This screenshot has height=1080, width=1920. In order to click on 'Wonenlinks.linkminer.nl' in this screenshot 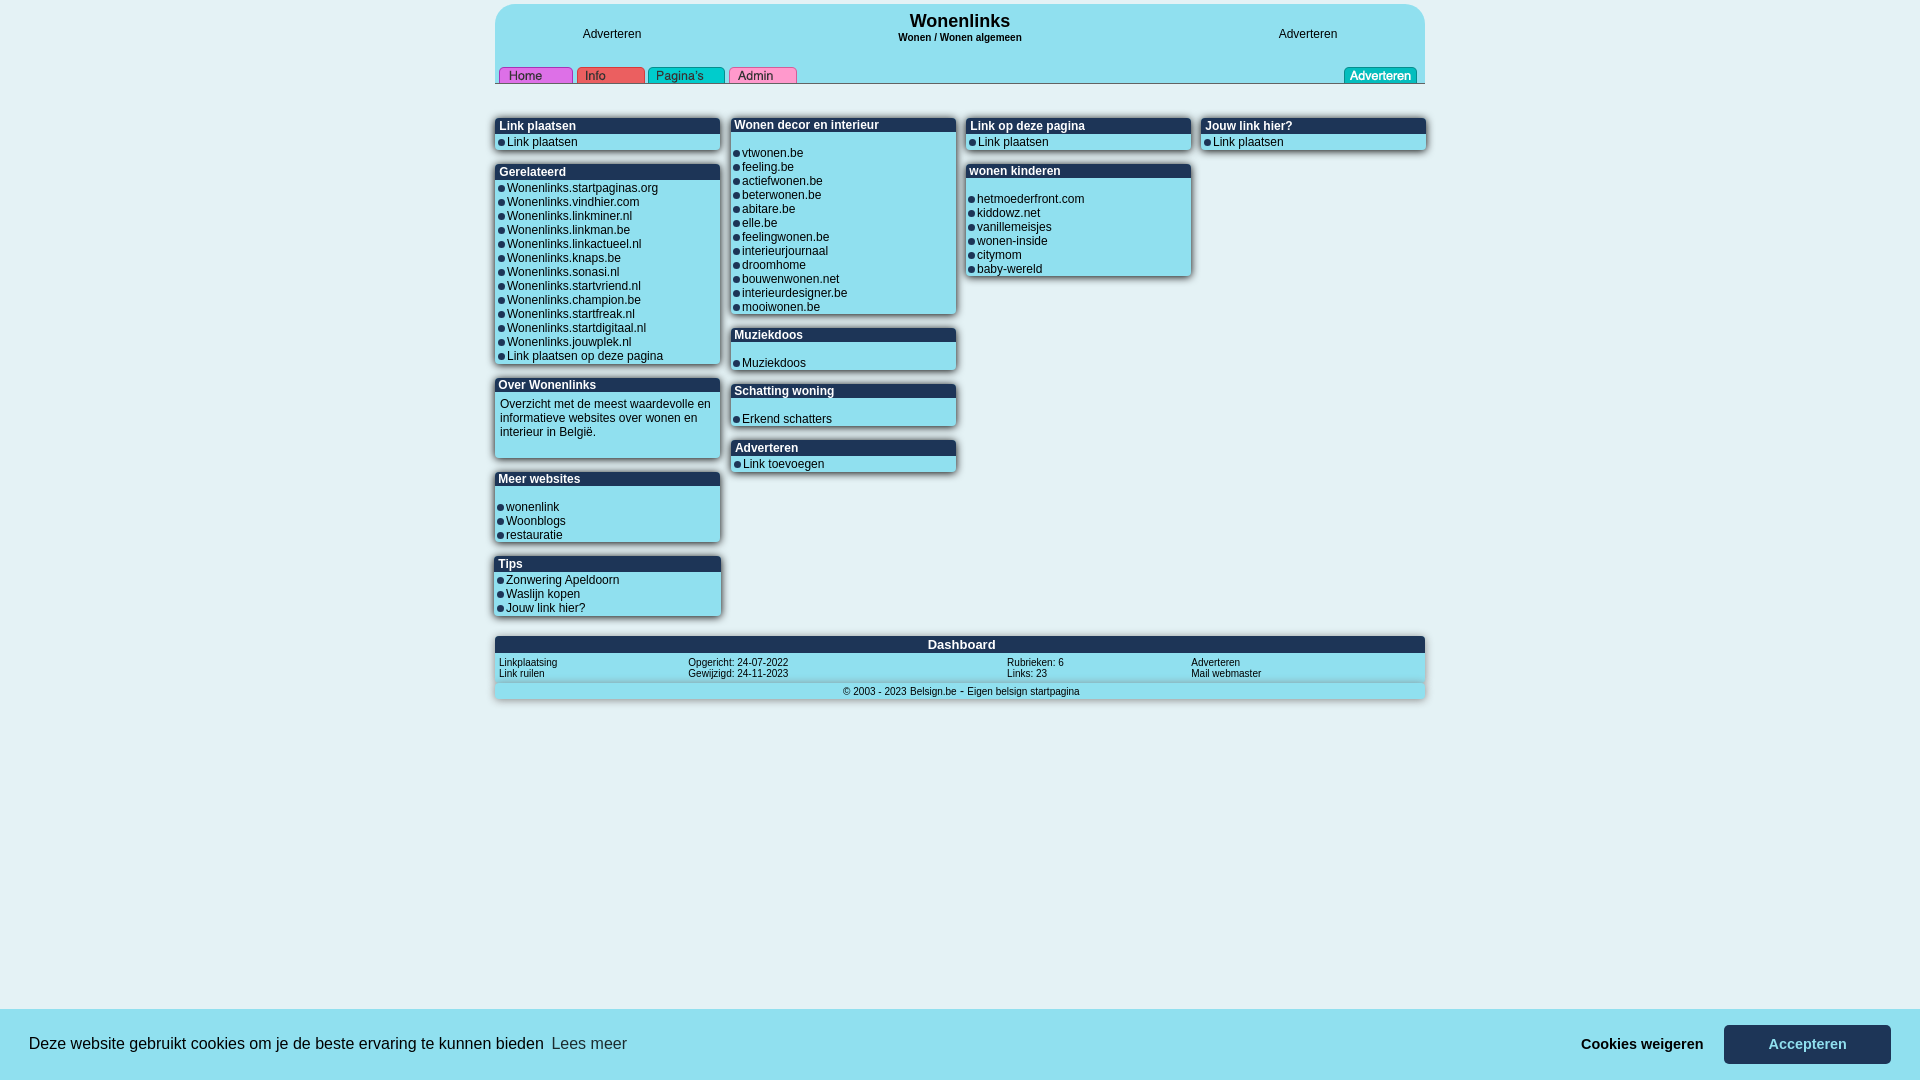, I will do `click(568, 216)`.